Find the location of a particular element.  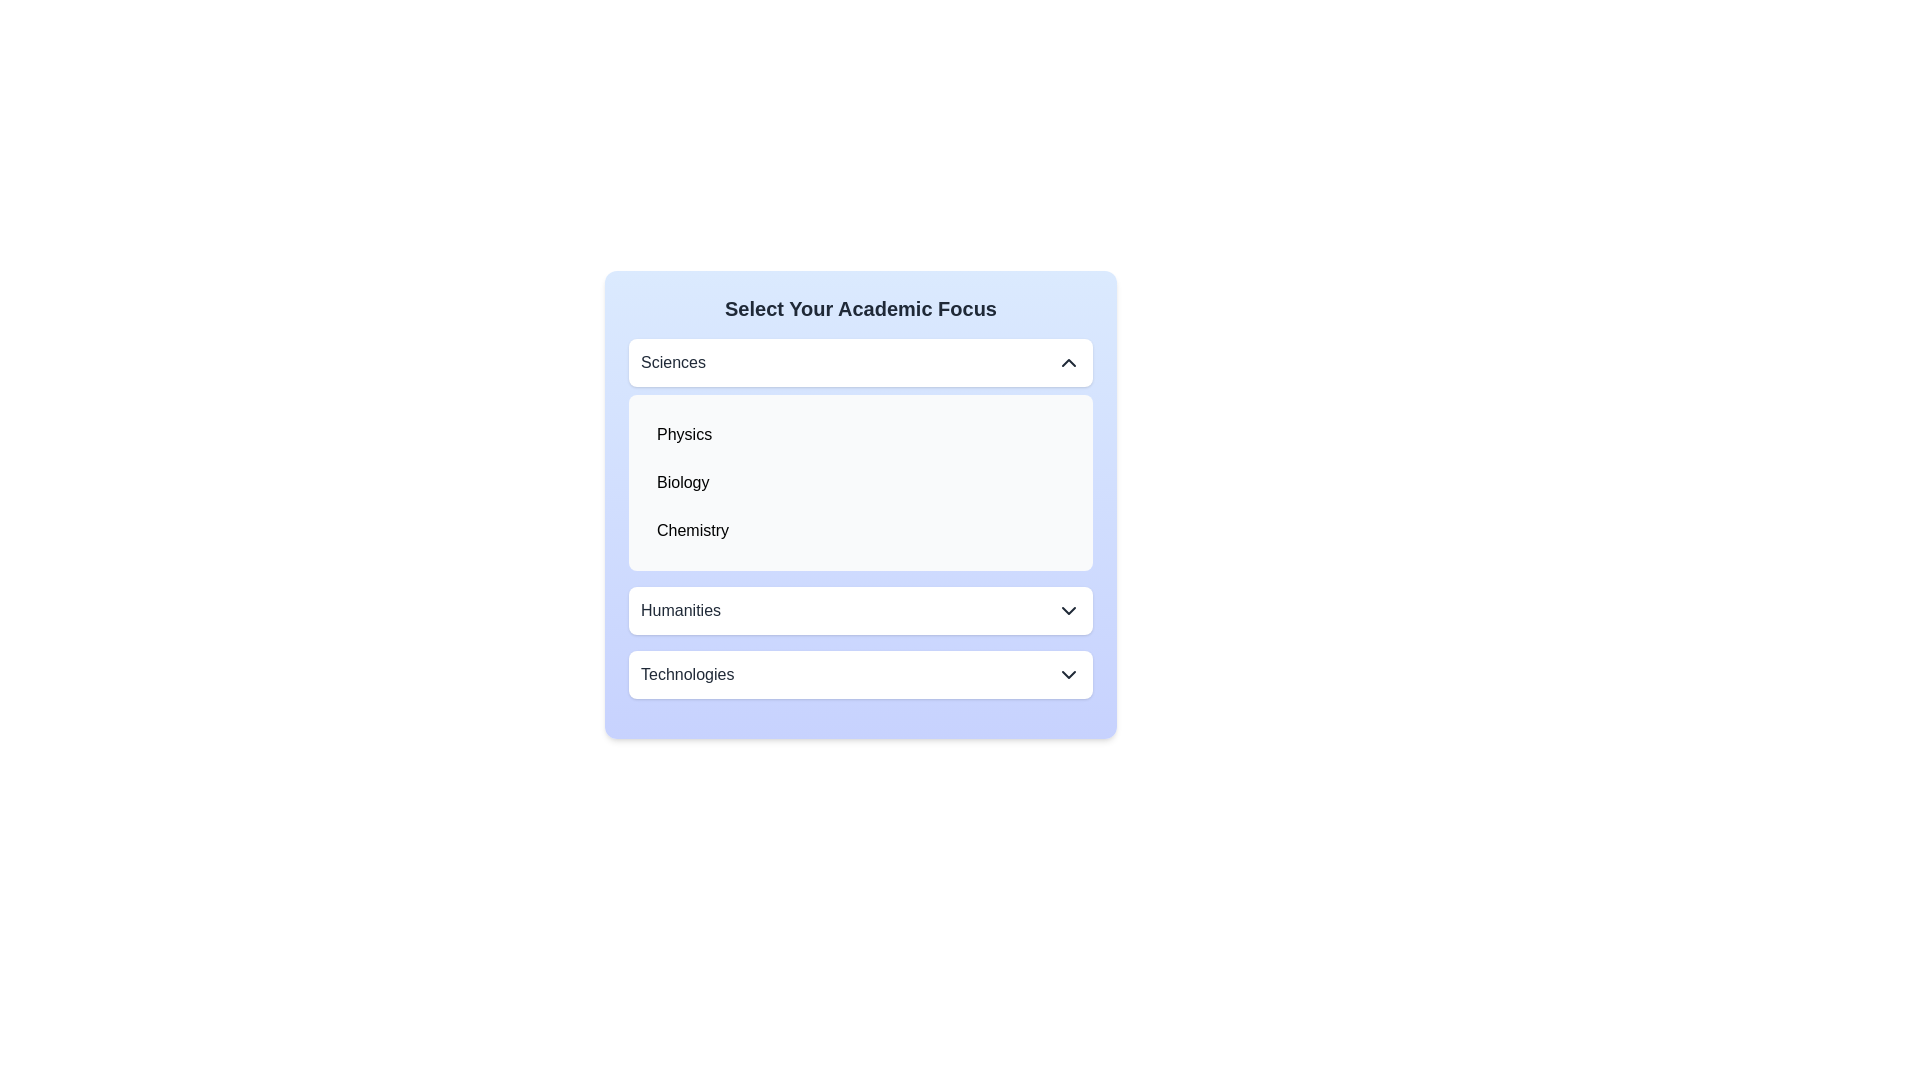

the 'Chemistry' category selection button, which is the last in a vertical list of three options under the 'Sciences' category is located at coordinates (860, 530).